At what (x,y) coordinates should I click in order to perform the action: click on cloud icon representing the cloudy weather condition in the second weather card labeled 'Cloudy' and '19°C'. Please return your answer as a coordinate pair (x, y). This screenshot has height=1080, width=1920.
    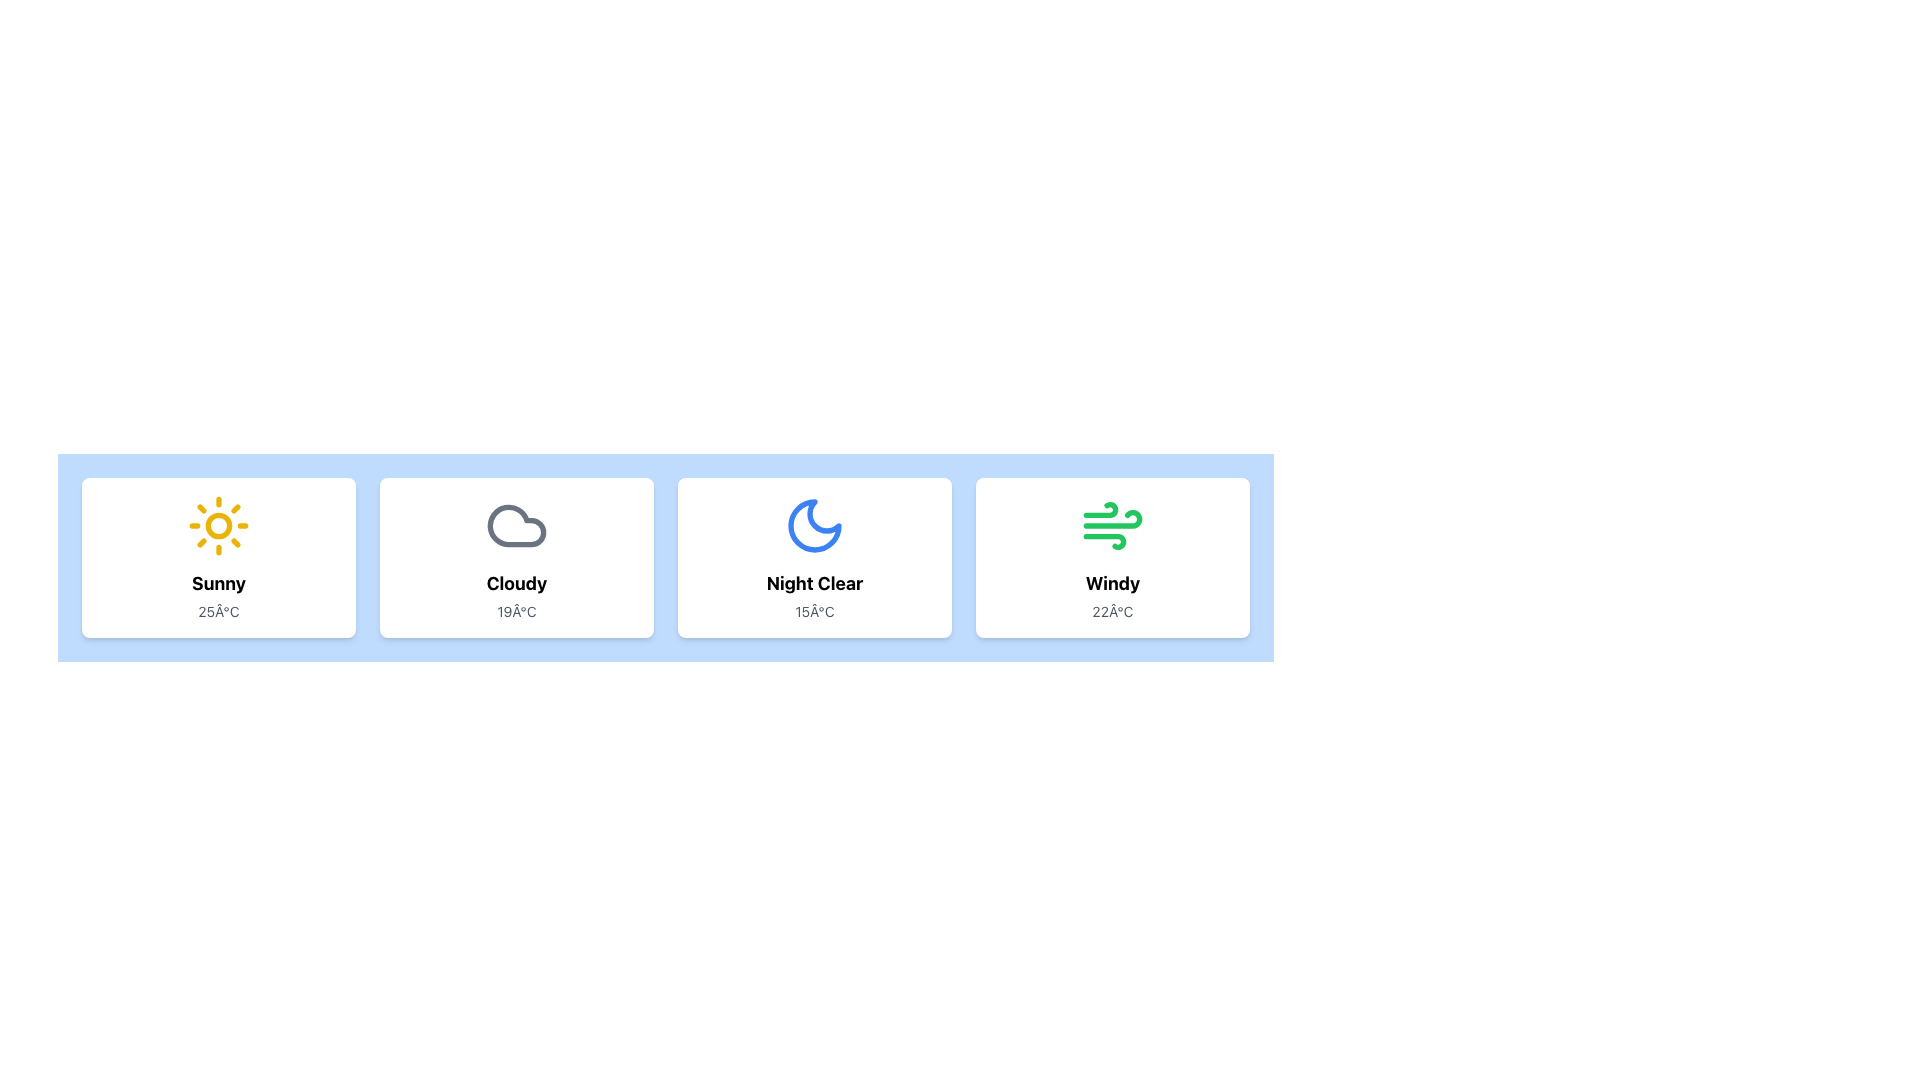
    Looking at the image, I should click on (517, 524).